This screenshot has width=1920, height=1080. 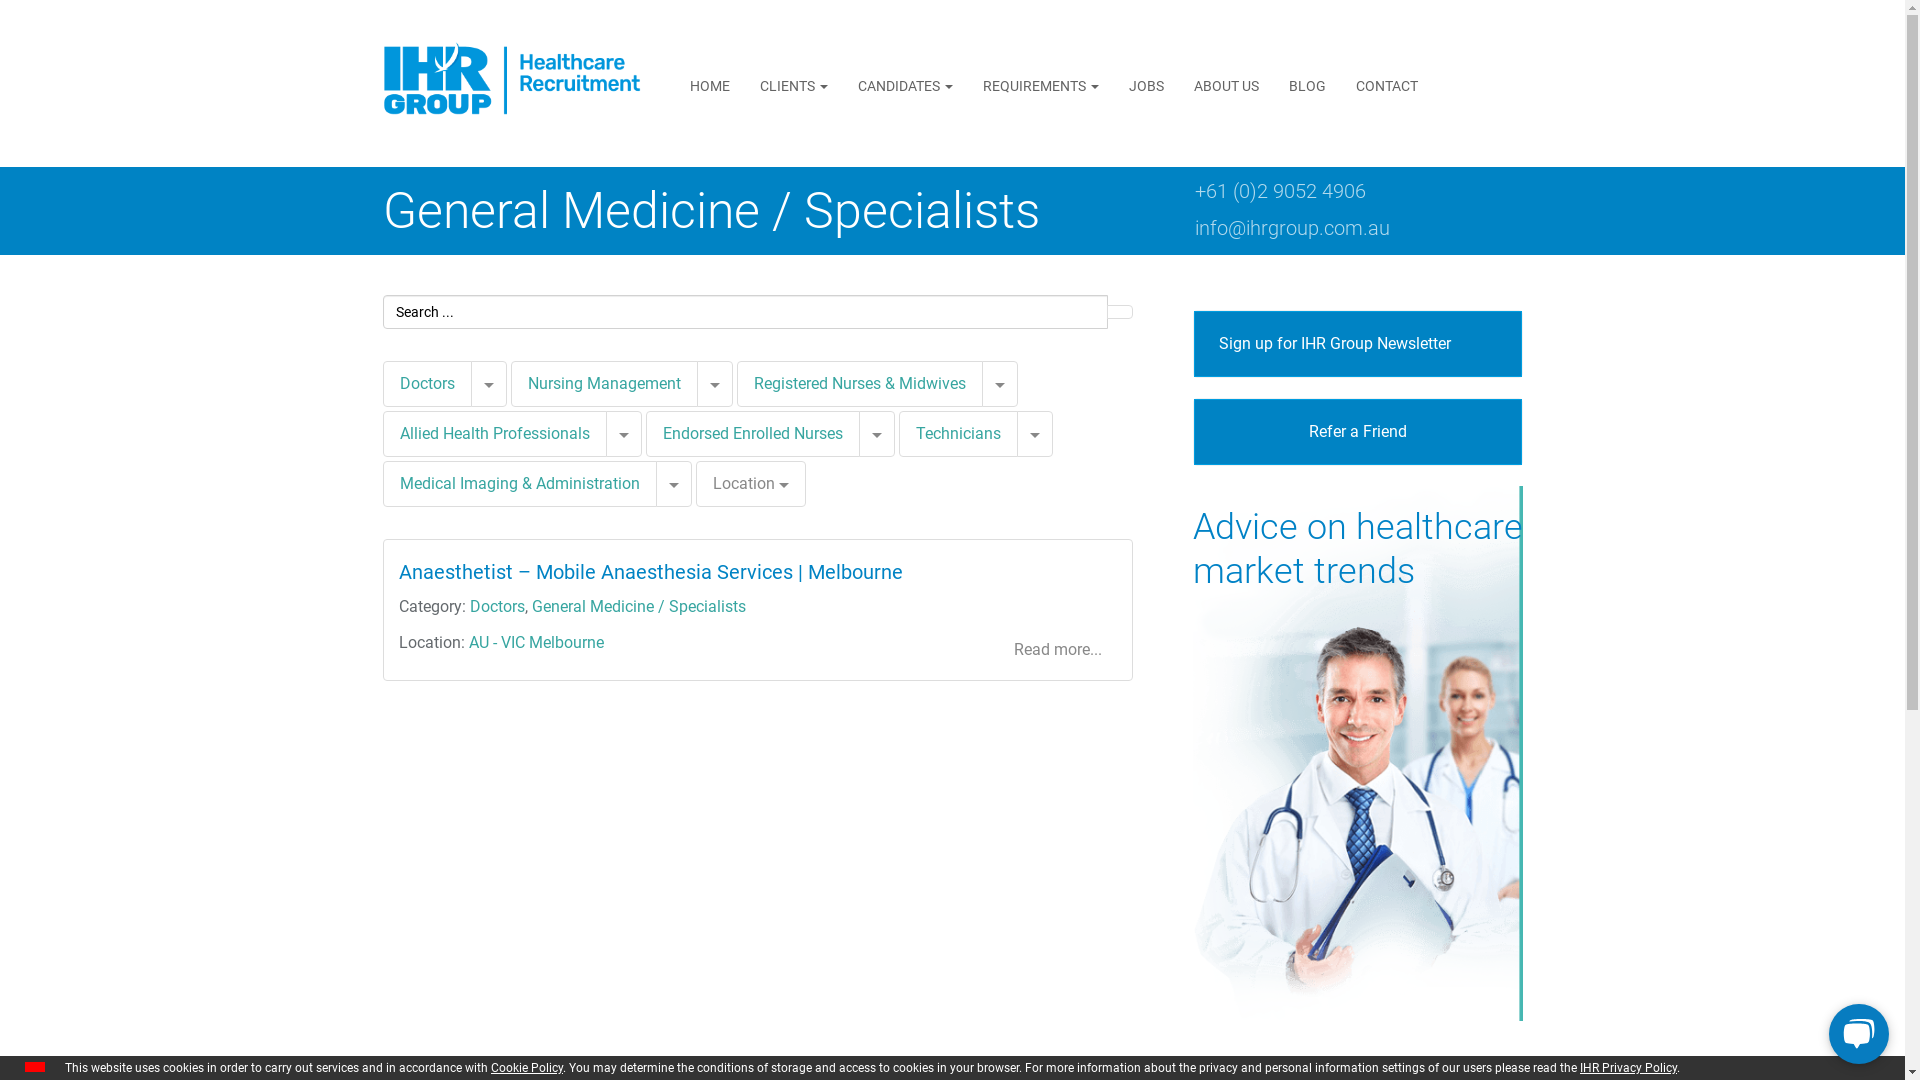 I want to click on 'Medical Imaging & Administration', so click(x=518, y=483).